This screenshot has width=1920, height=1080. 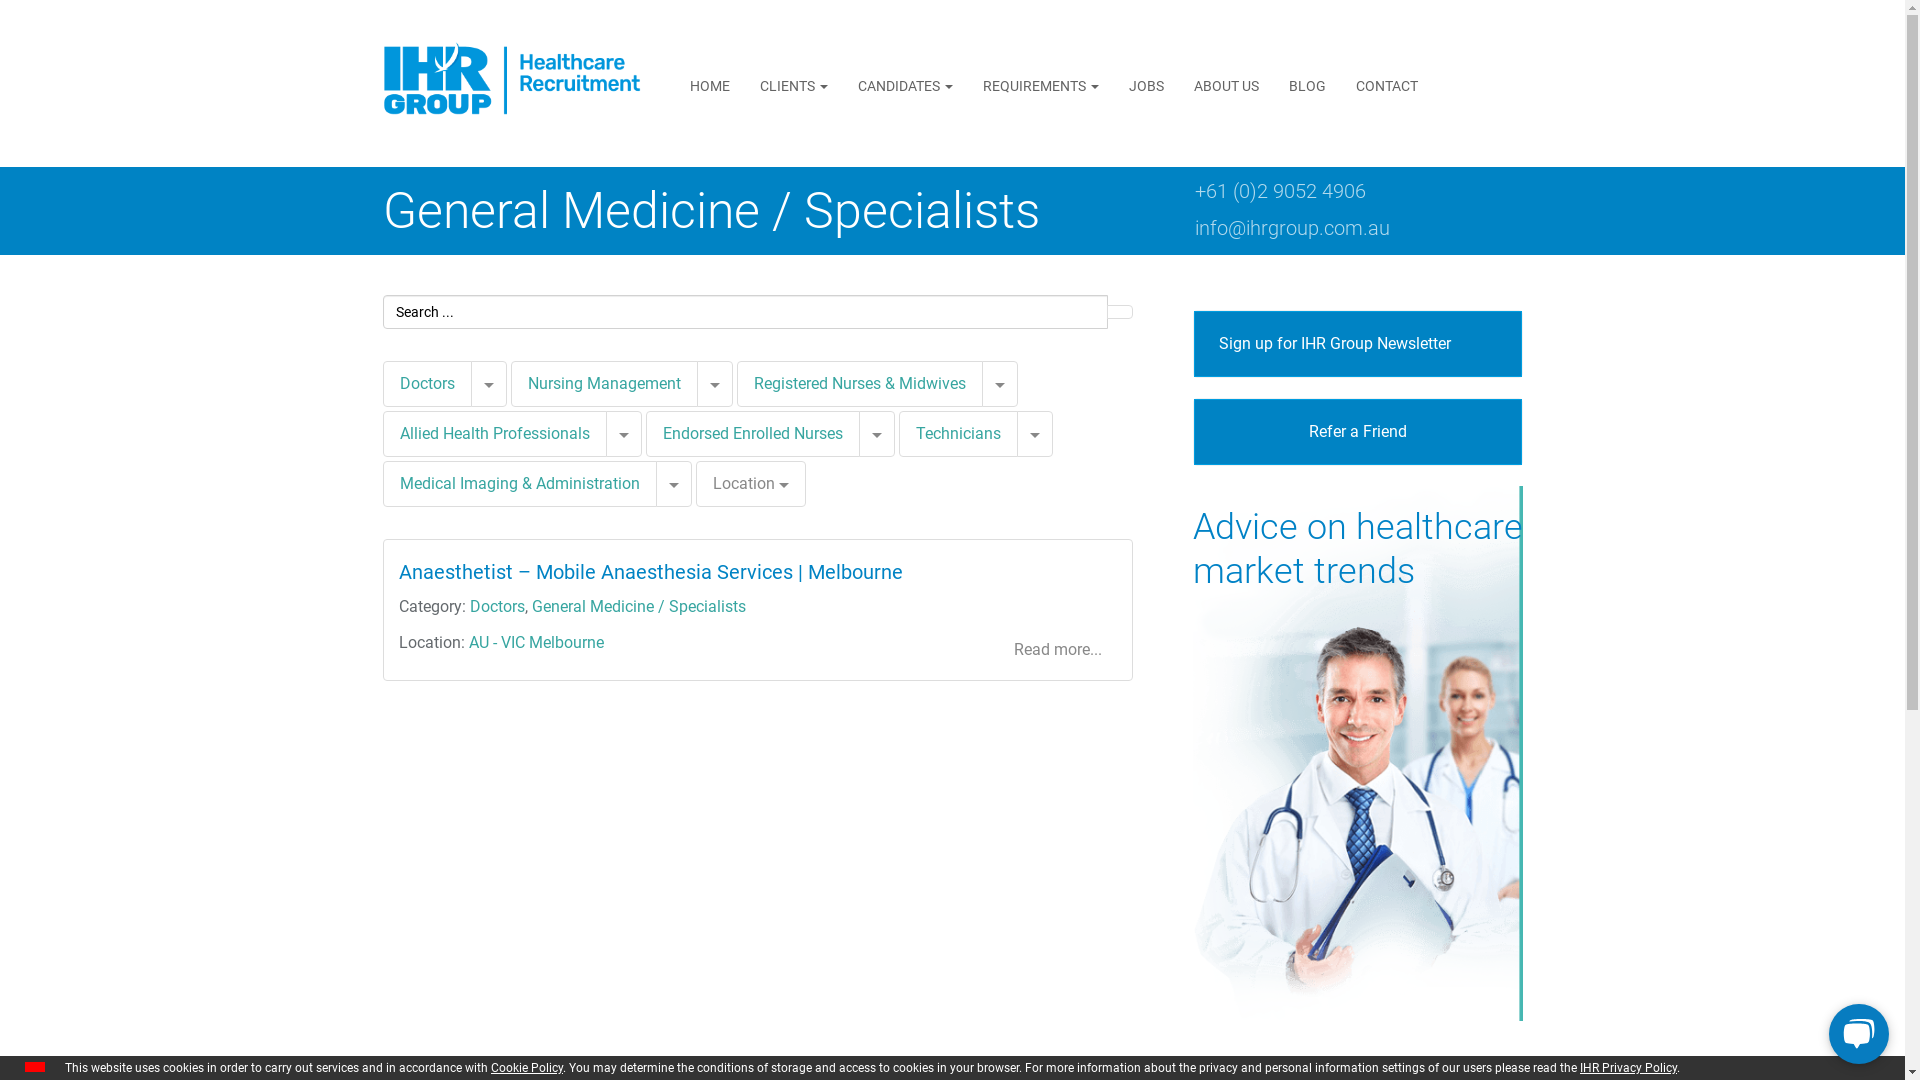 I want to click on 'Medical Imaging & Administration', so click(x=518, y=483).